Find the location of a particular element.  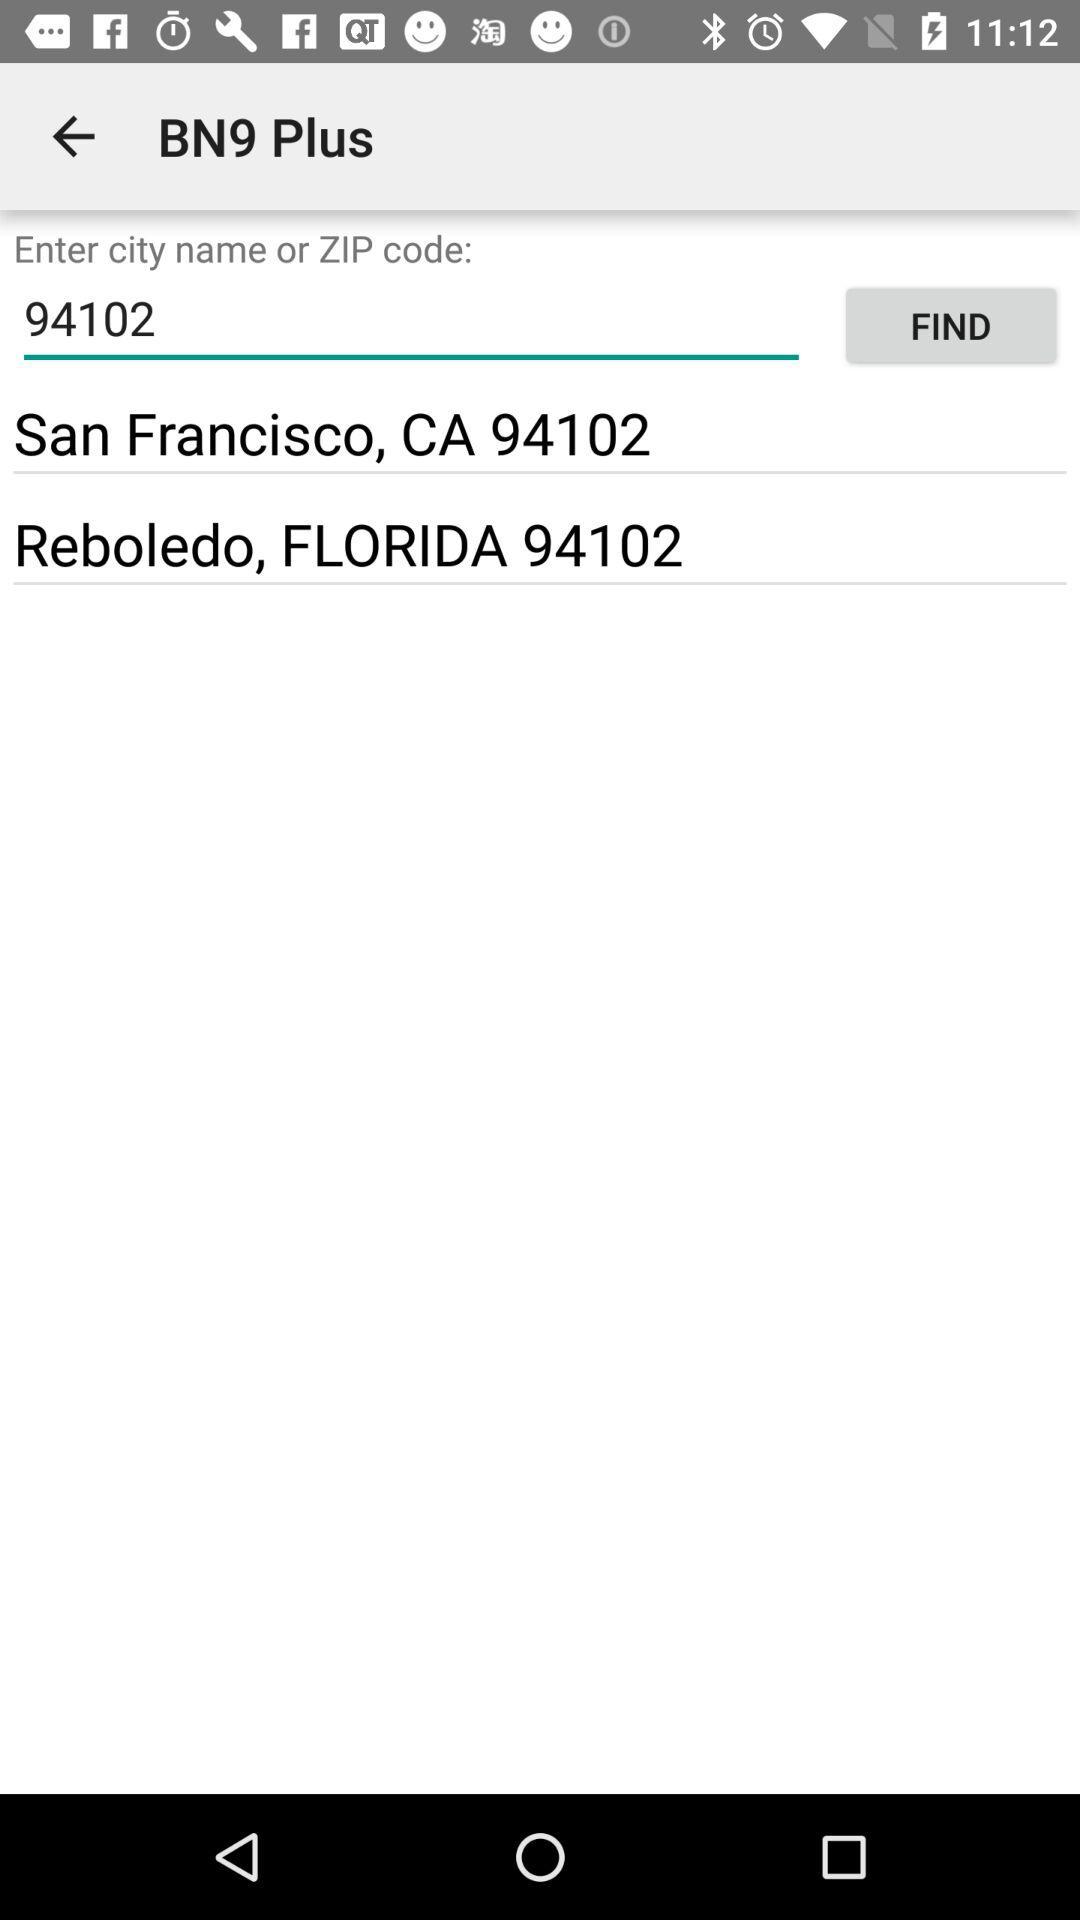

the icon below the enter city name icon is located at coordinates (950, 325).